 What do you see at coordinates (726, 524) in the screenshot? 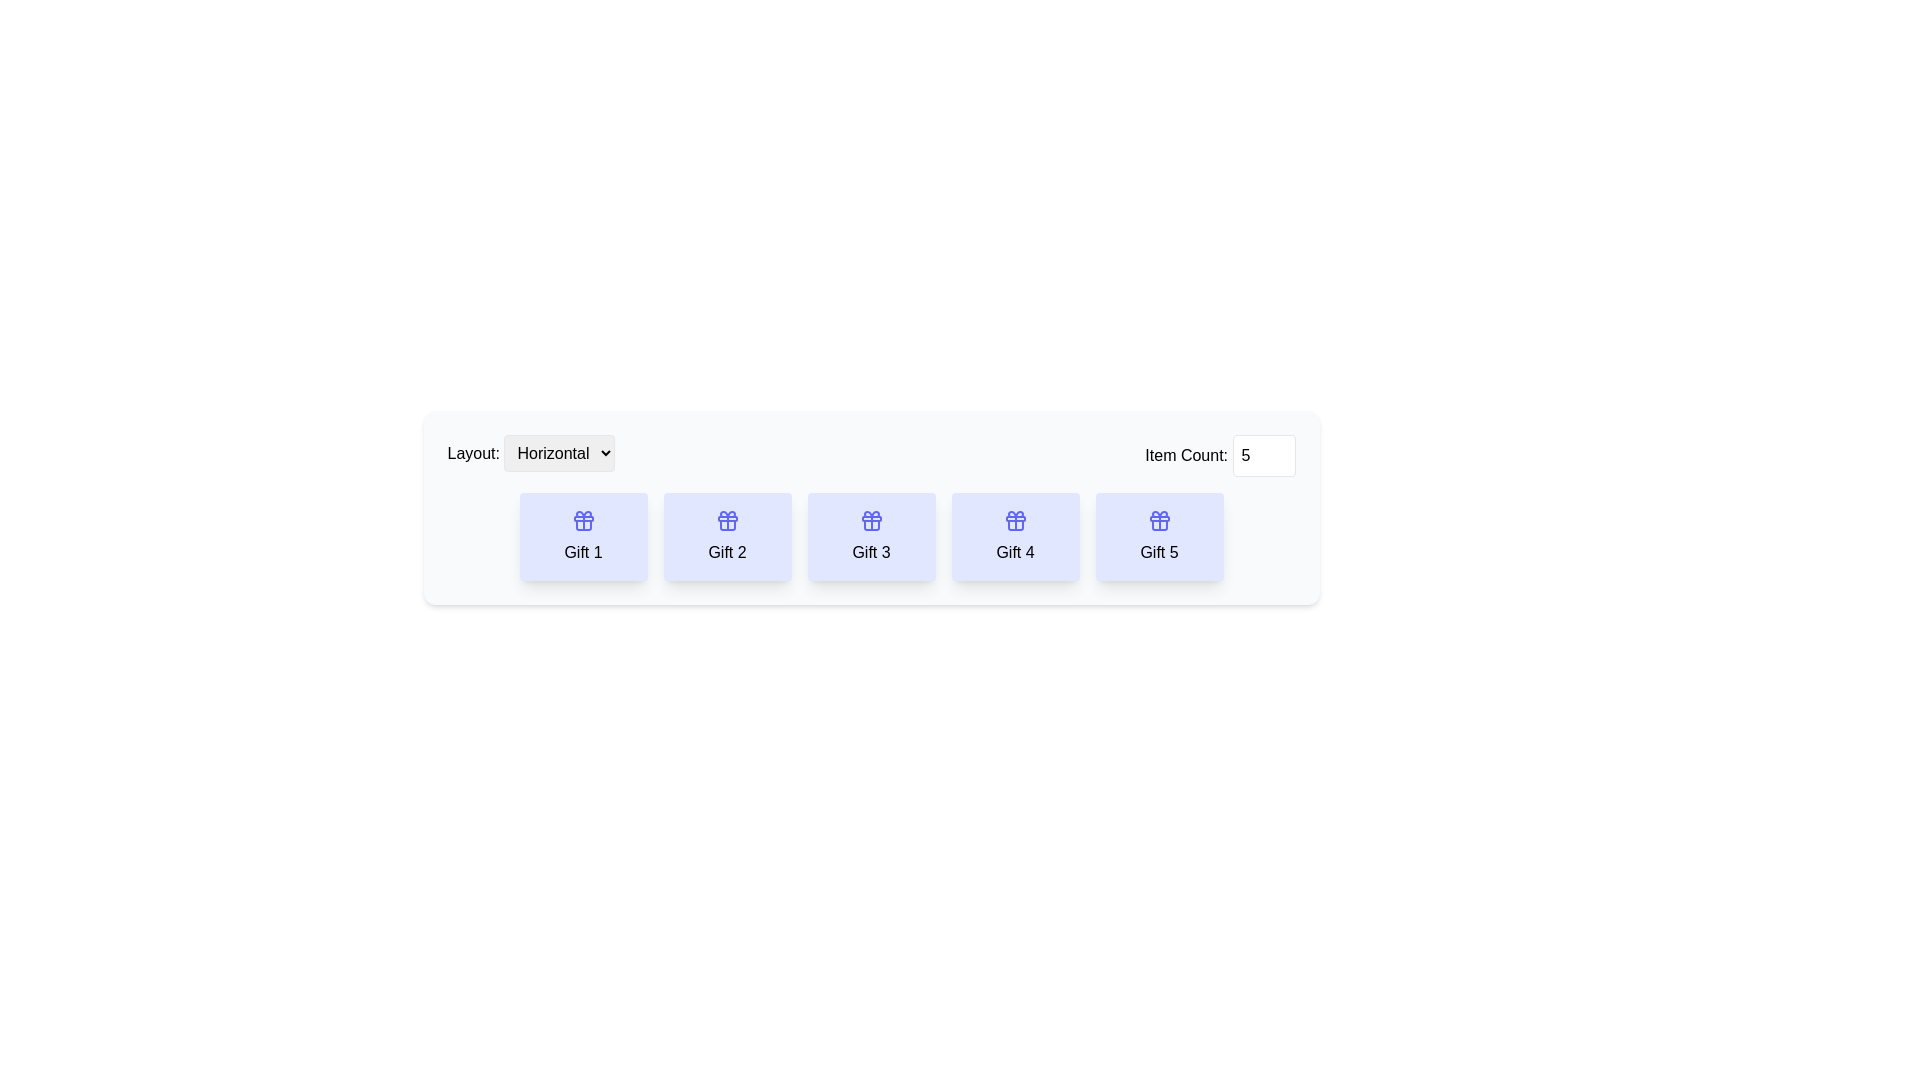
I see `the 'Gift 2' card` at bounding box center [726, 524].